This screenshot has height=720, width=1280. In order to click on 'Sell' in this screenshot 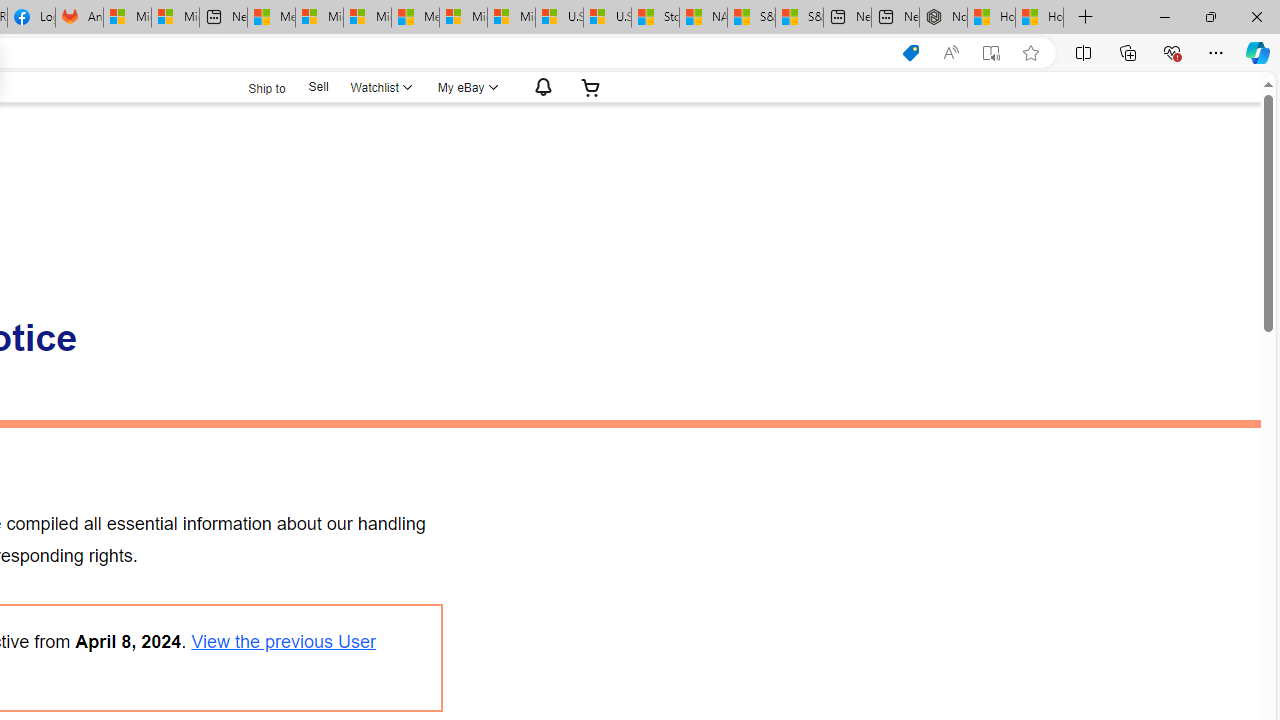, I will do `click(317, 85)`.